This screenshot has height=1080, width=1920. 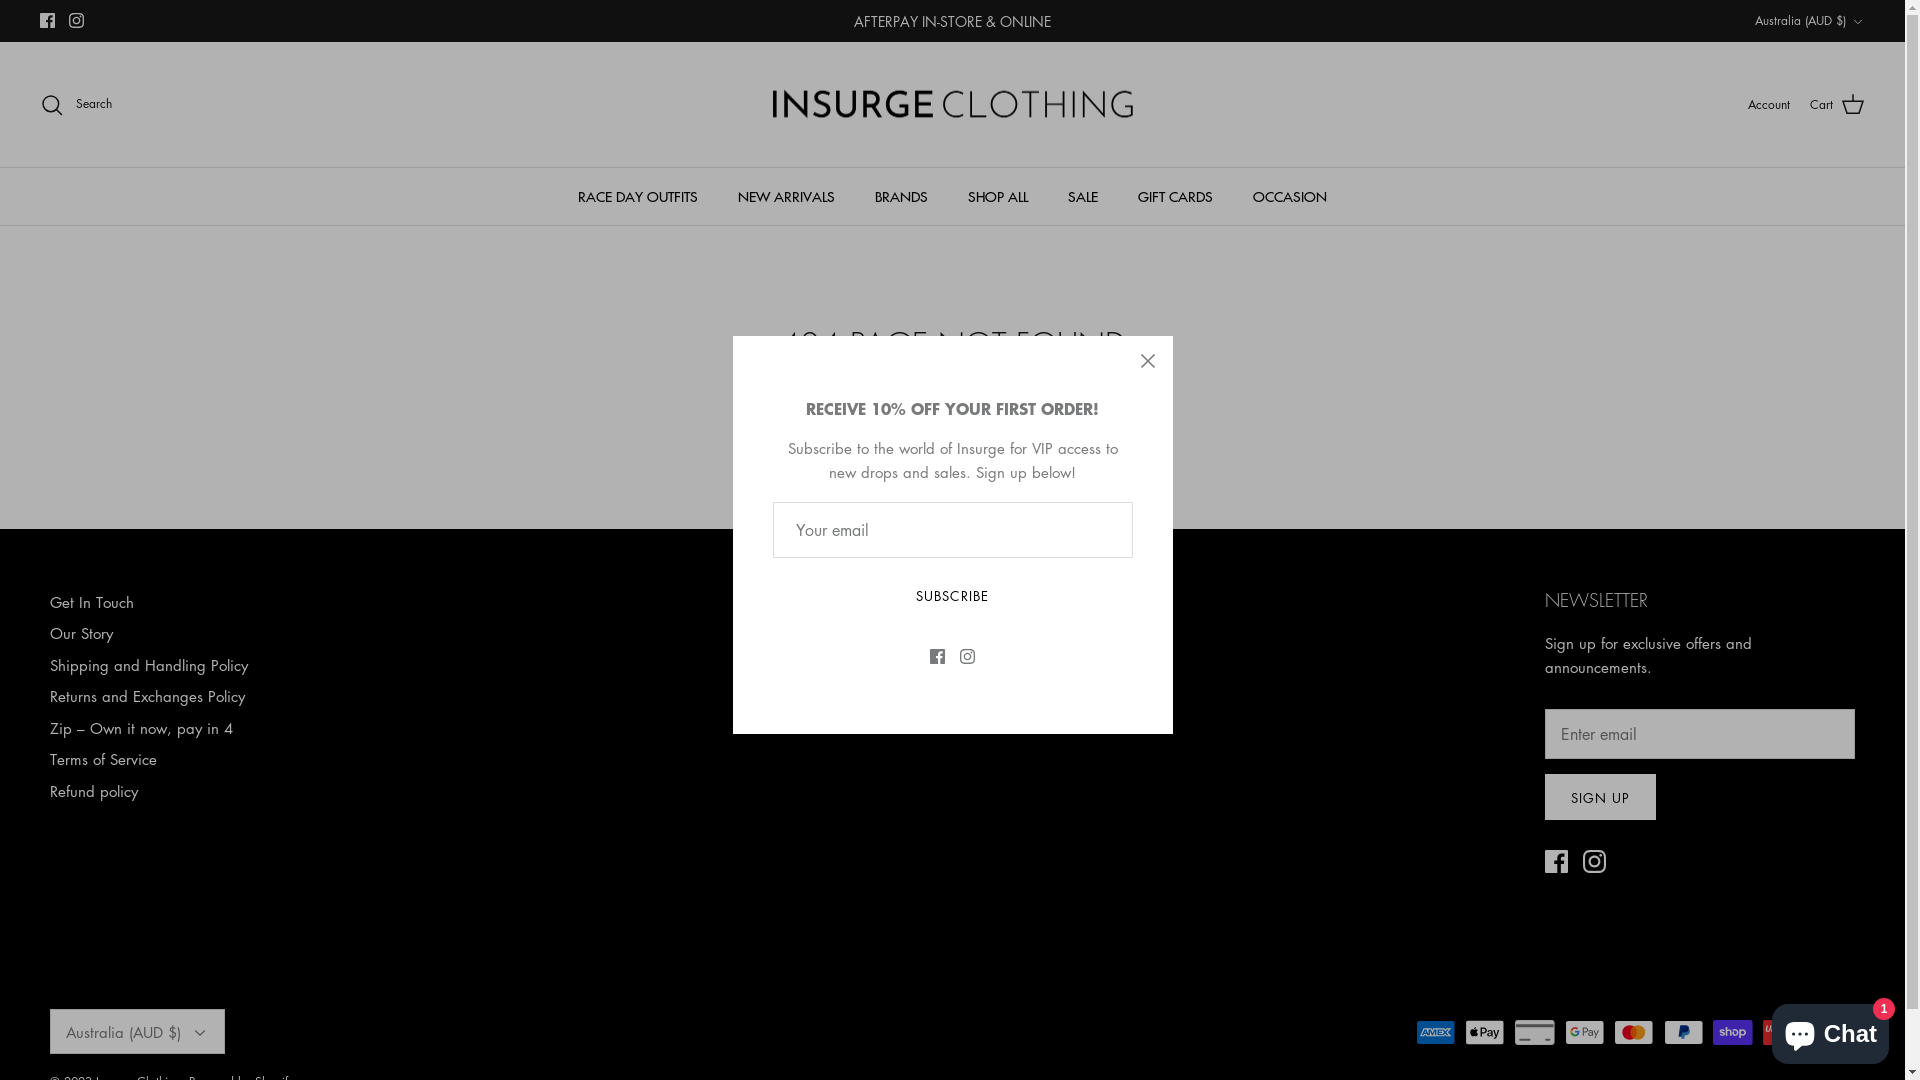 I want to click on 'Cart', so click(x=1809, y=104).